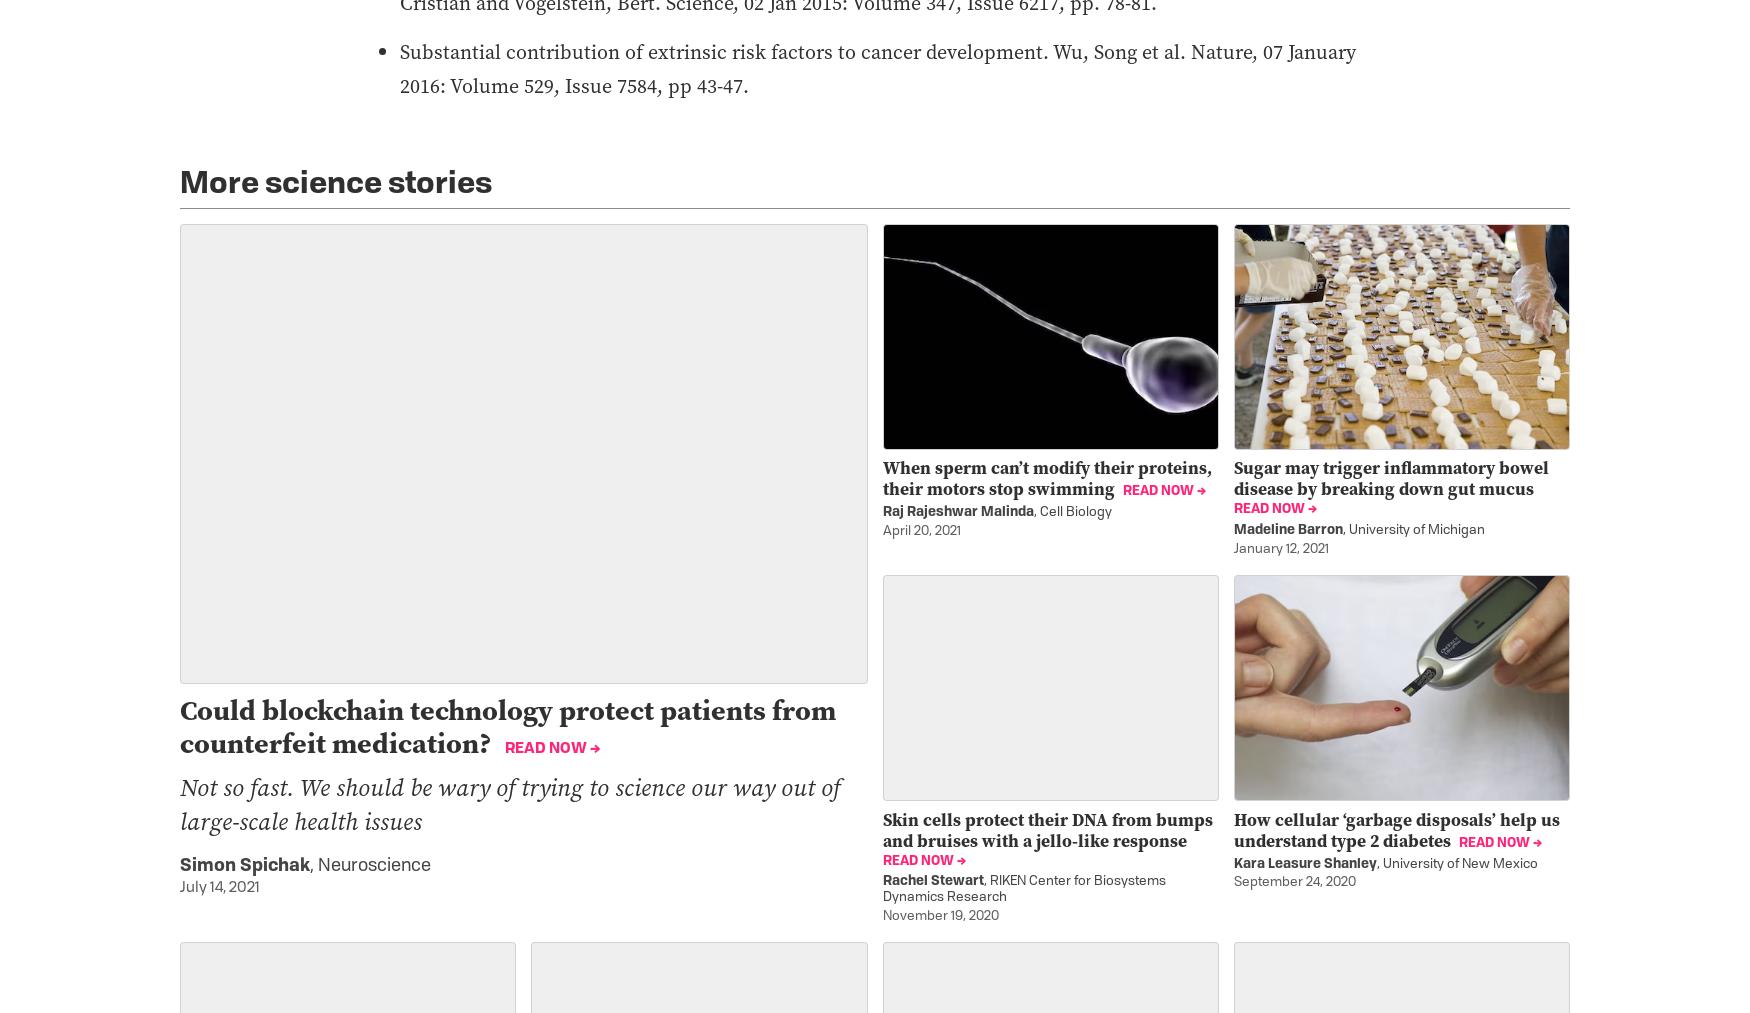 The width and height of the screenshot is (1750, 1013). I want to click on ', Cell Biology', so click(1072, 512).